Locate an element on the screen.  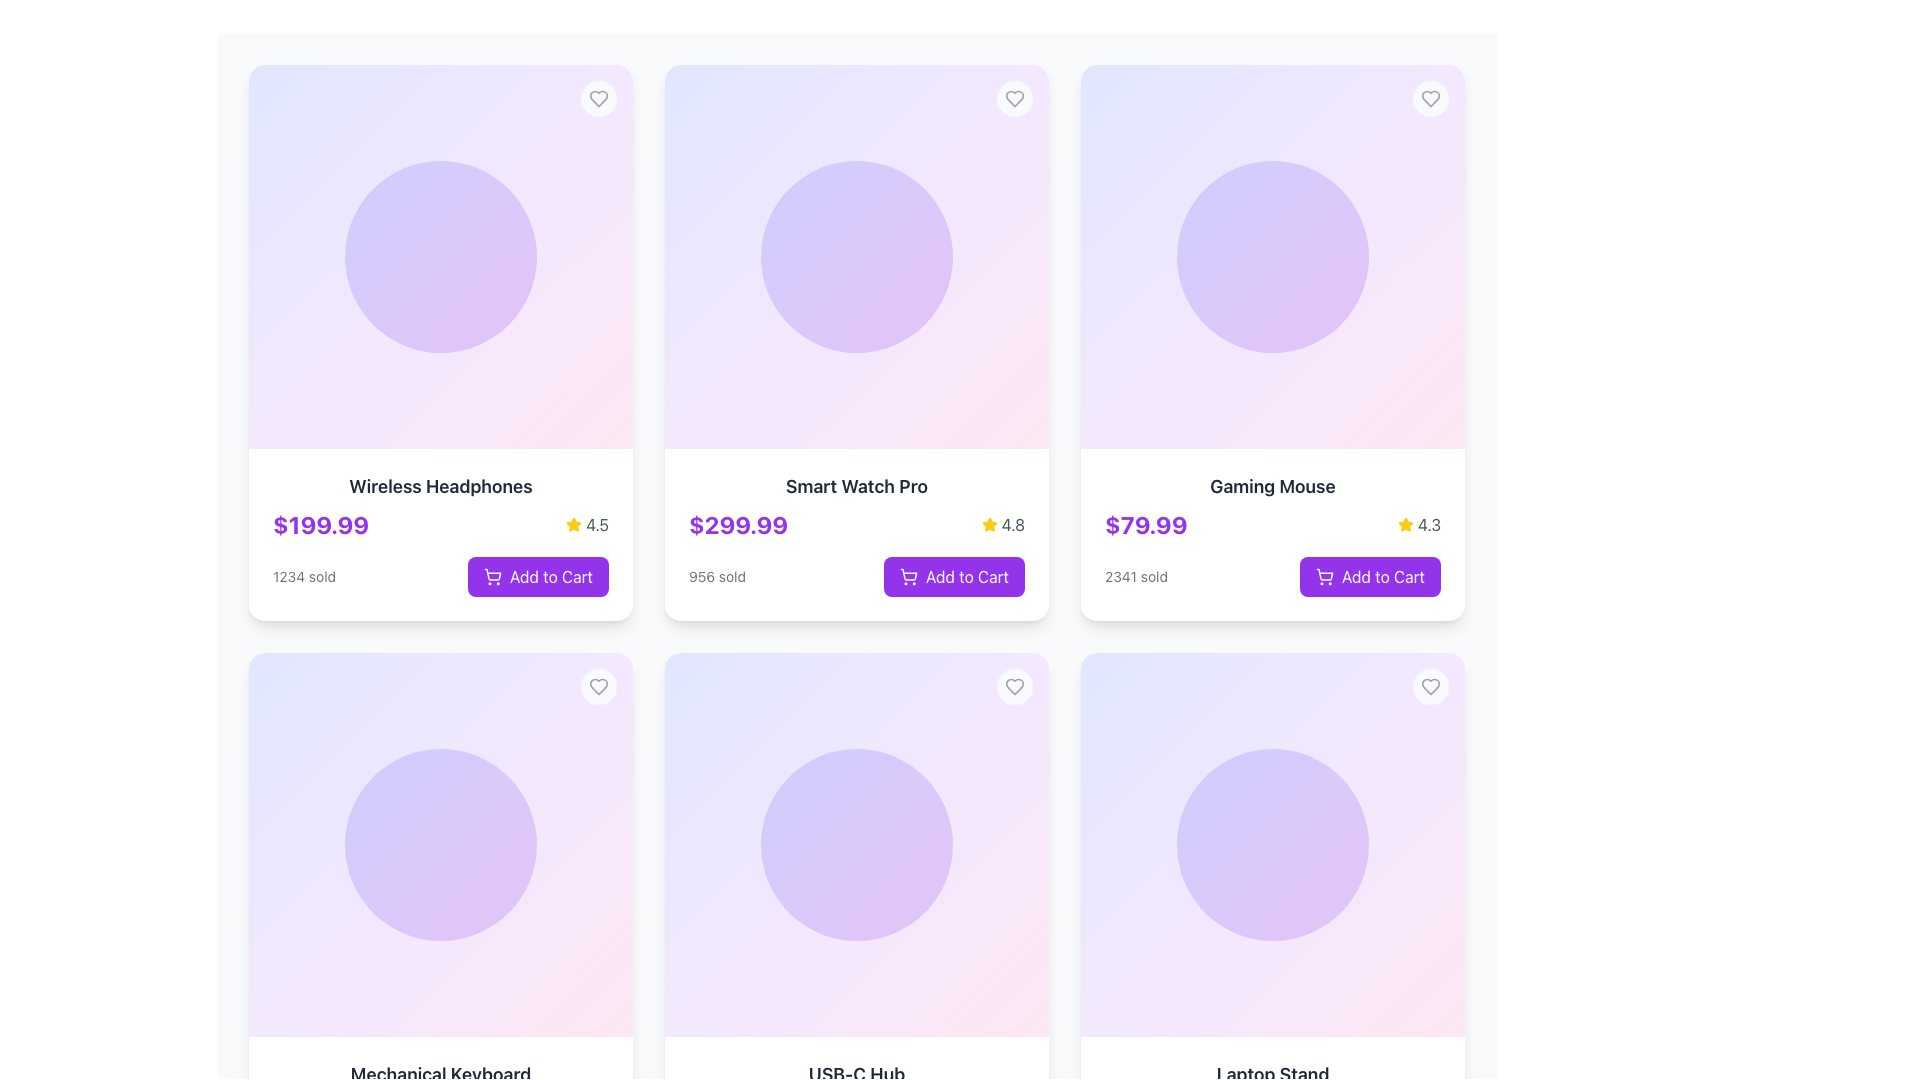
the heart icon in the circular button located at the top-right corner of the 'Smart Watch Pro' product card to mark the item as favorite is located at coordinates (1014, 99).